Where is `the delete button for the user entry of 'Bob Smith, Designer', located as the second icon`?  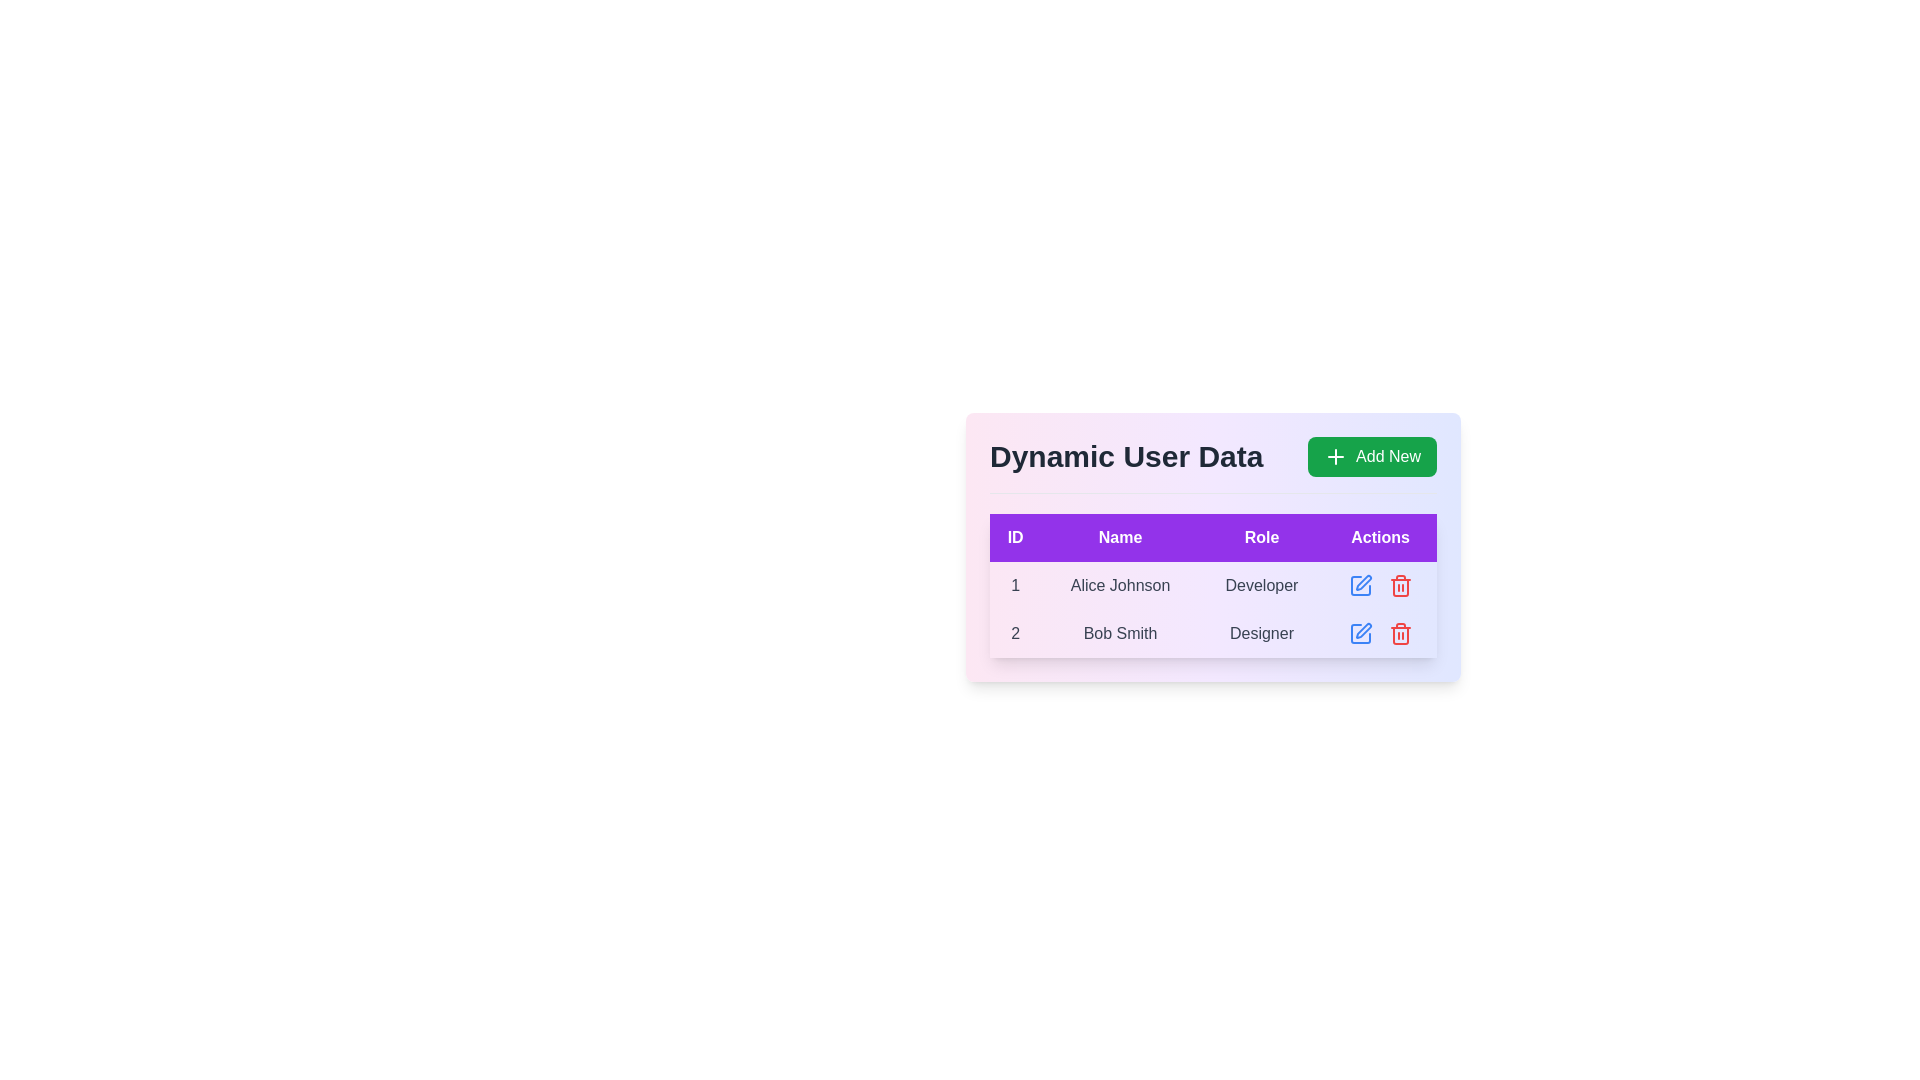
the delete button for the user entry of 'Bob Smith, Designer', located as the second icon is located at coordinates (1399, 633).